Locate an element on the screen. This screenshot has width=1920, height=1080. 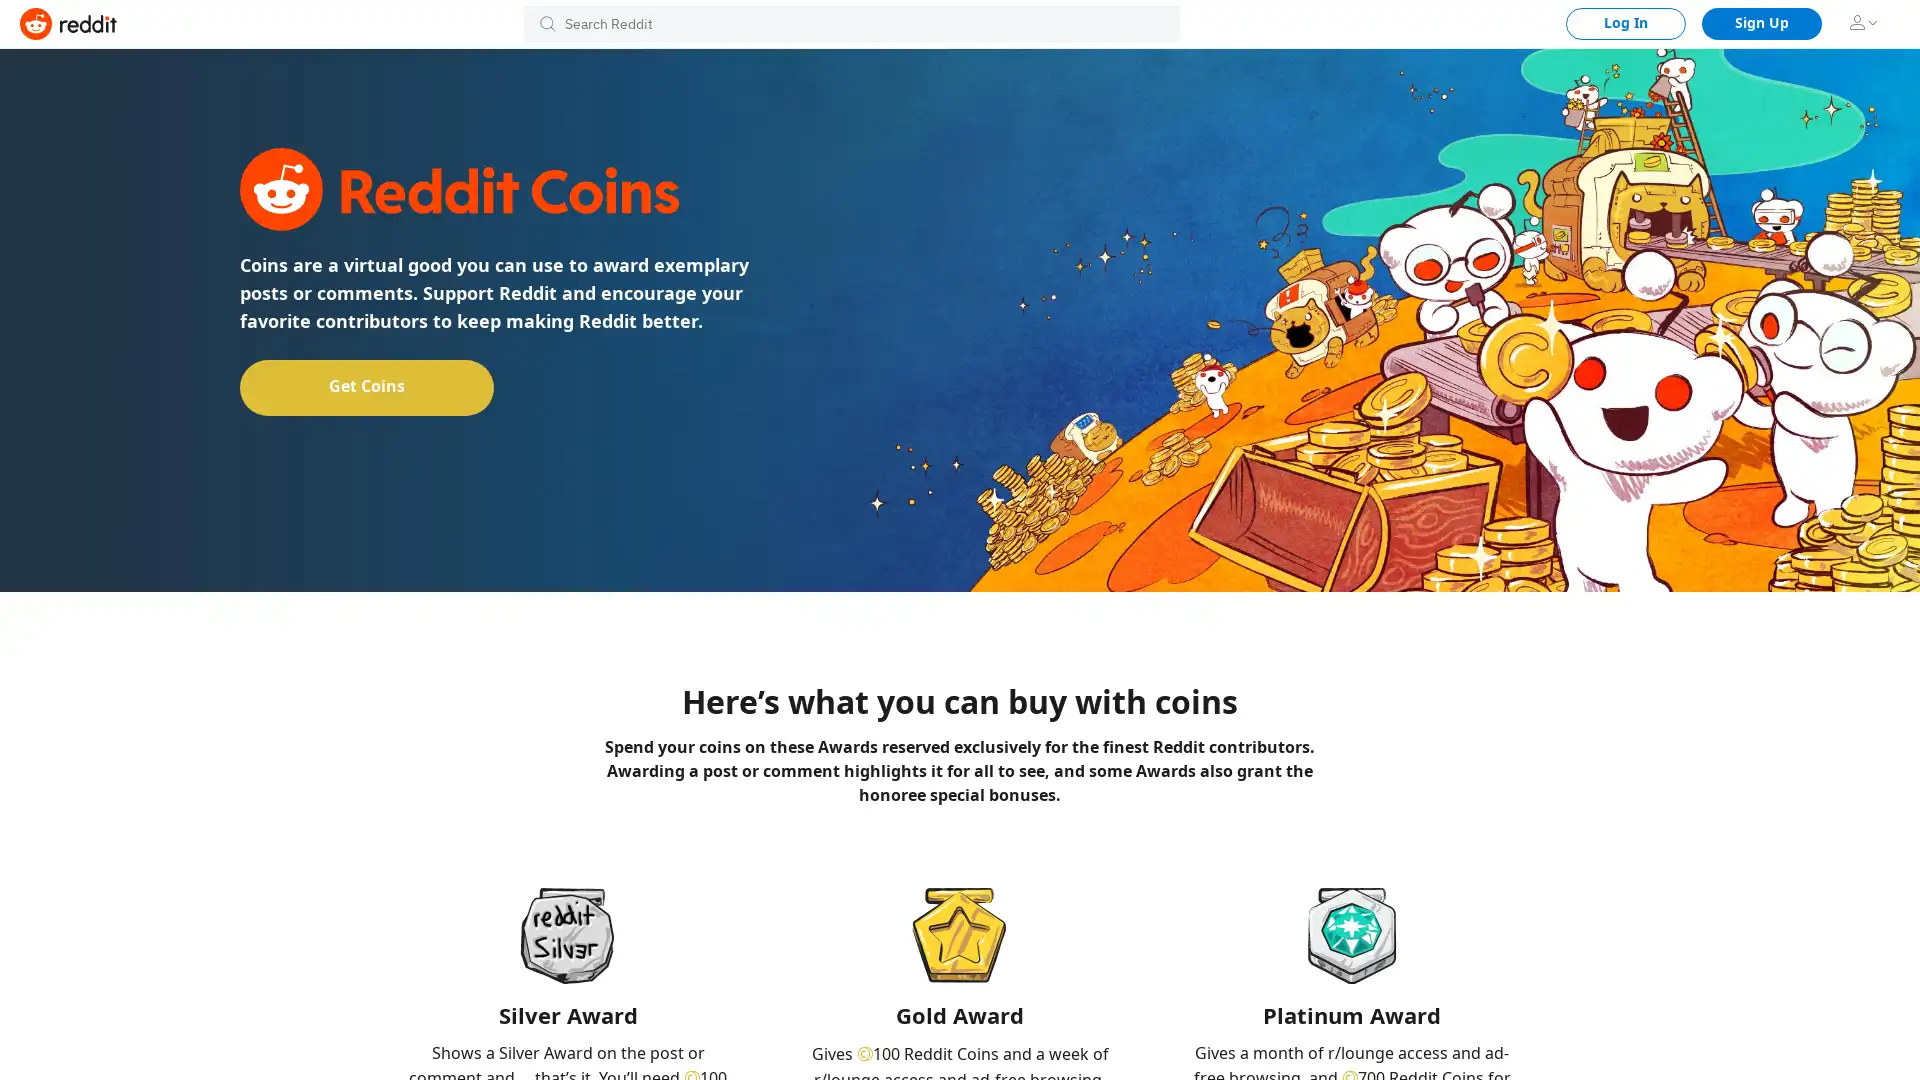
Get Coins is located at coordinates (366, 386).